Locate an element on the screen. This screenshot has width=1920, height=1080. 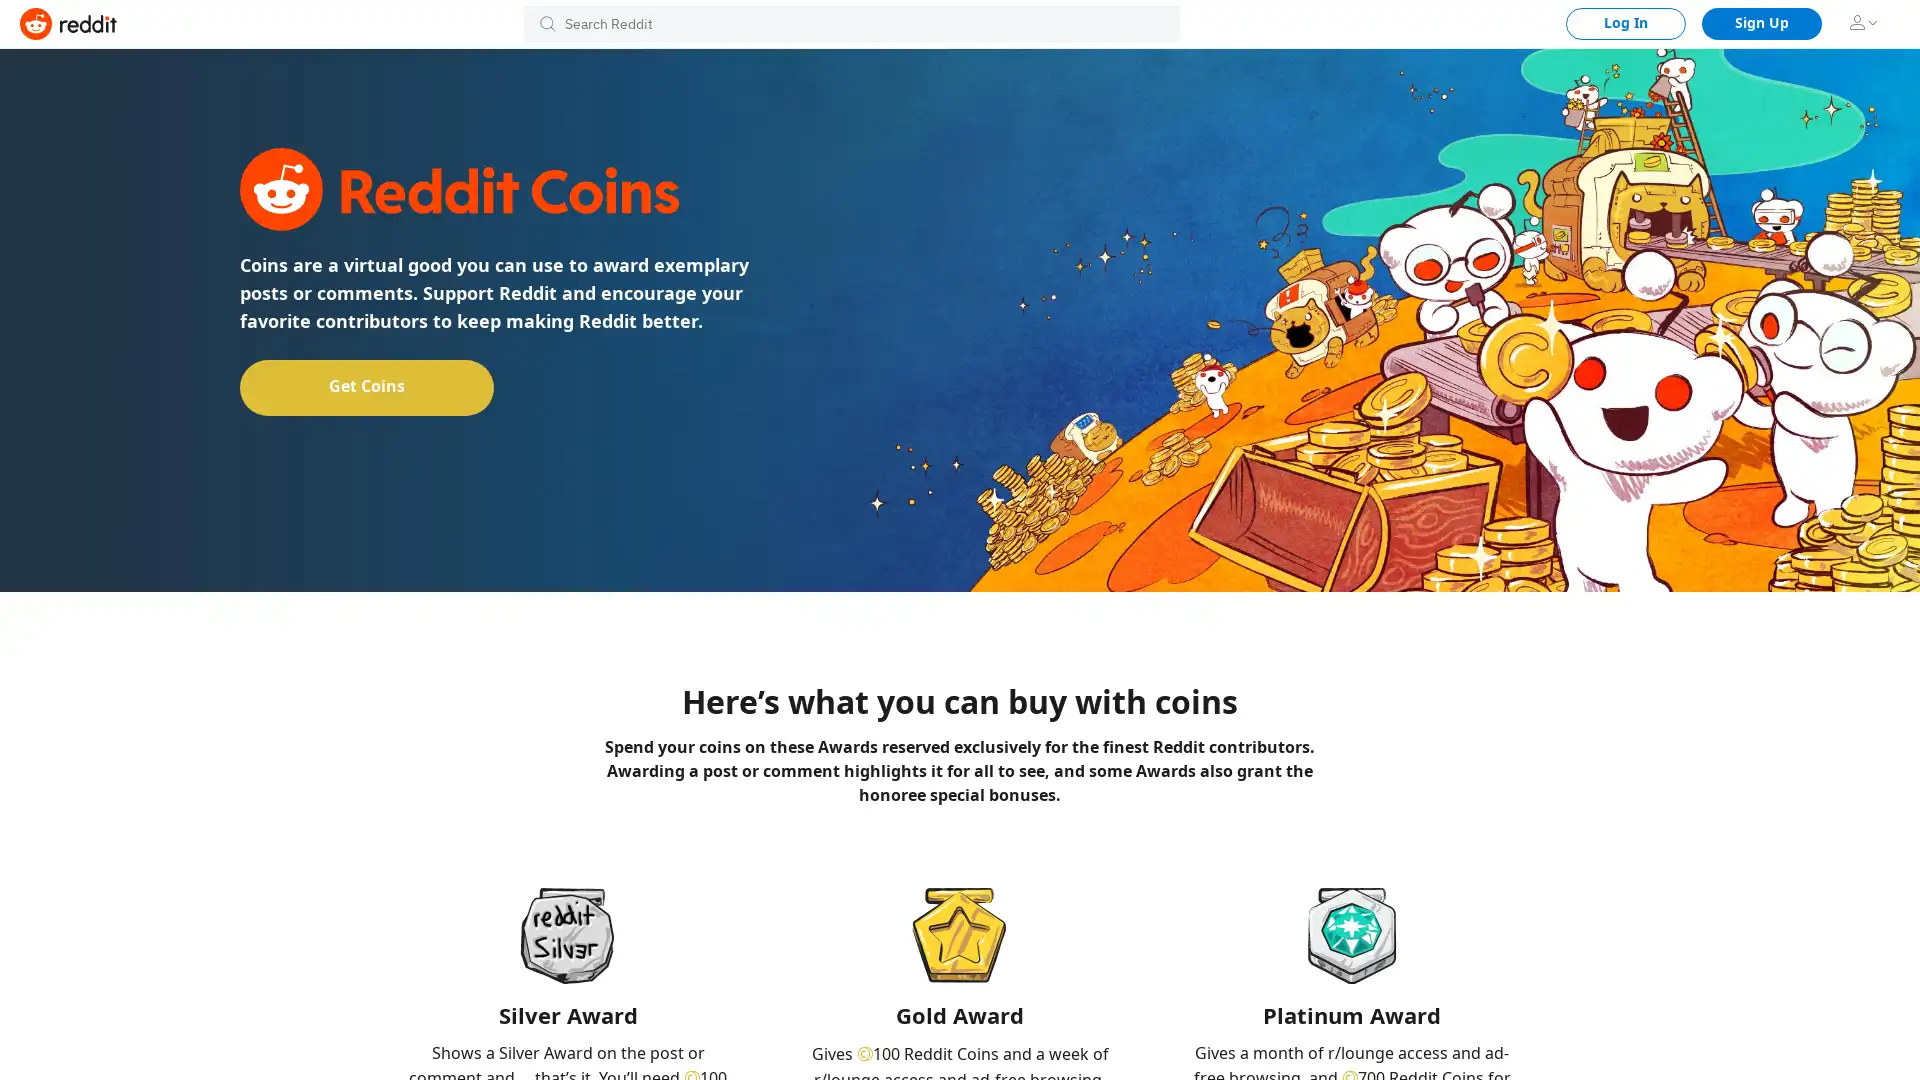
Get Coins is located at coordinates (366, 386).